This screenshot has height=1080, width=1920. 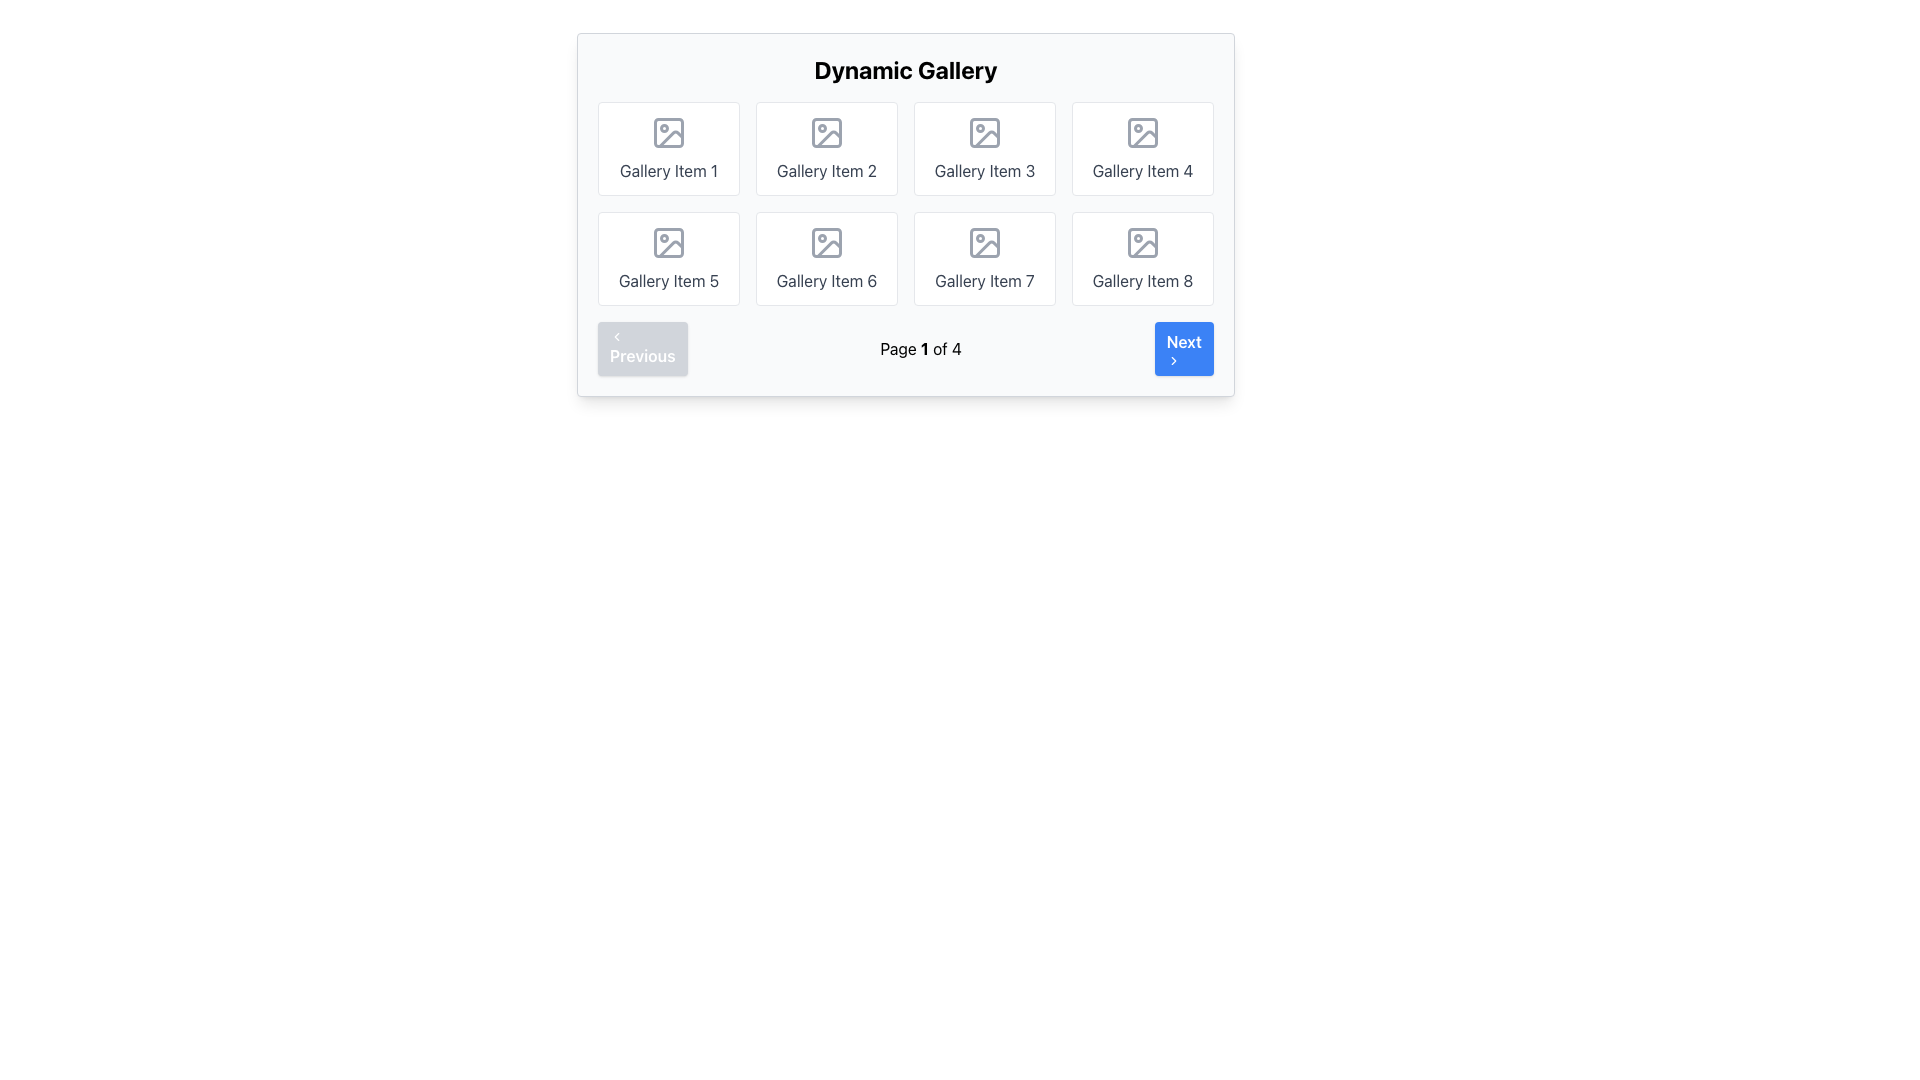 I want to click on the icon representing 'Gallery Item 3' in the 'Dynamic Gallery' section, so click(x=984, y=132).